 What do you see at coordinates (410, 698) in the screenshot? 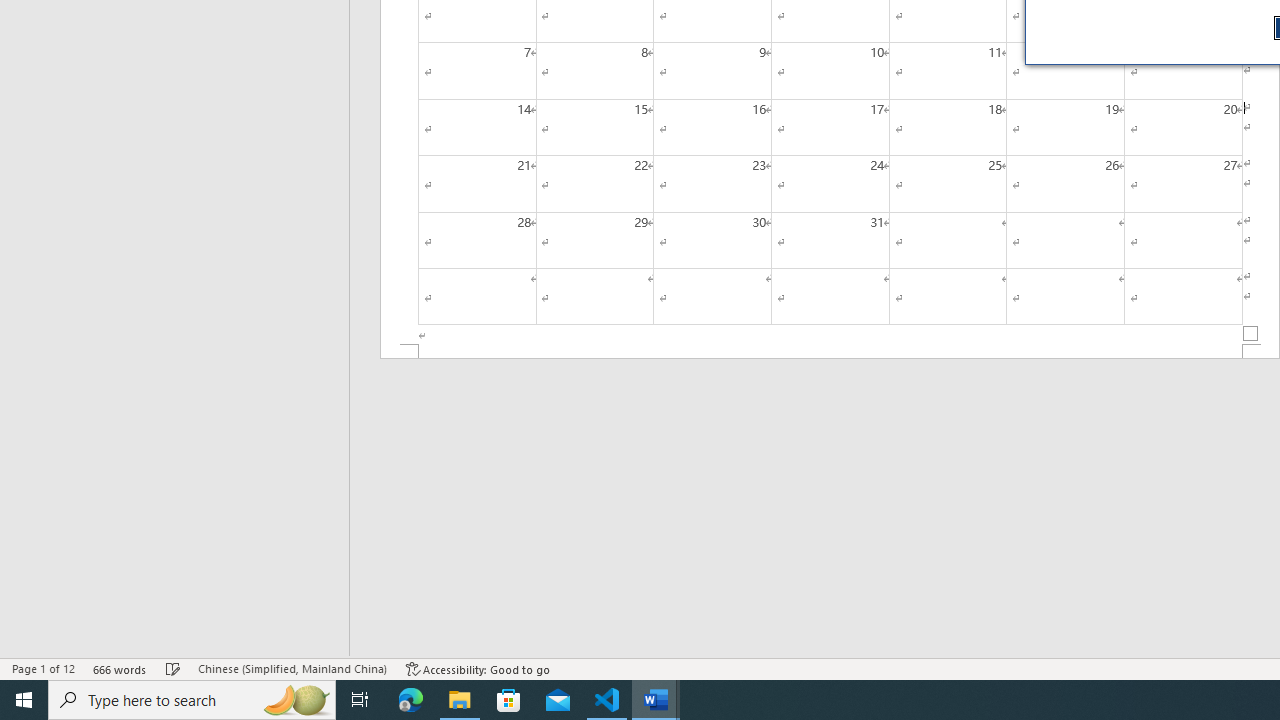
I see `'Microsoft Edge'` at bounding box center [410, 698].